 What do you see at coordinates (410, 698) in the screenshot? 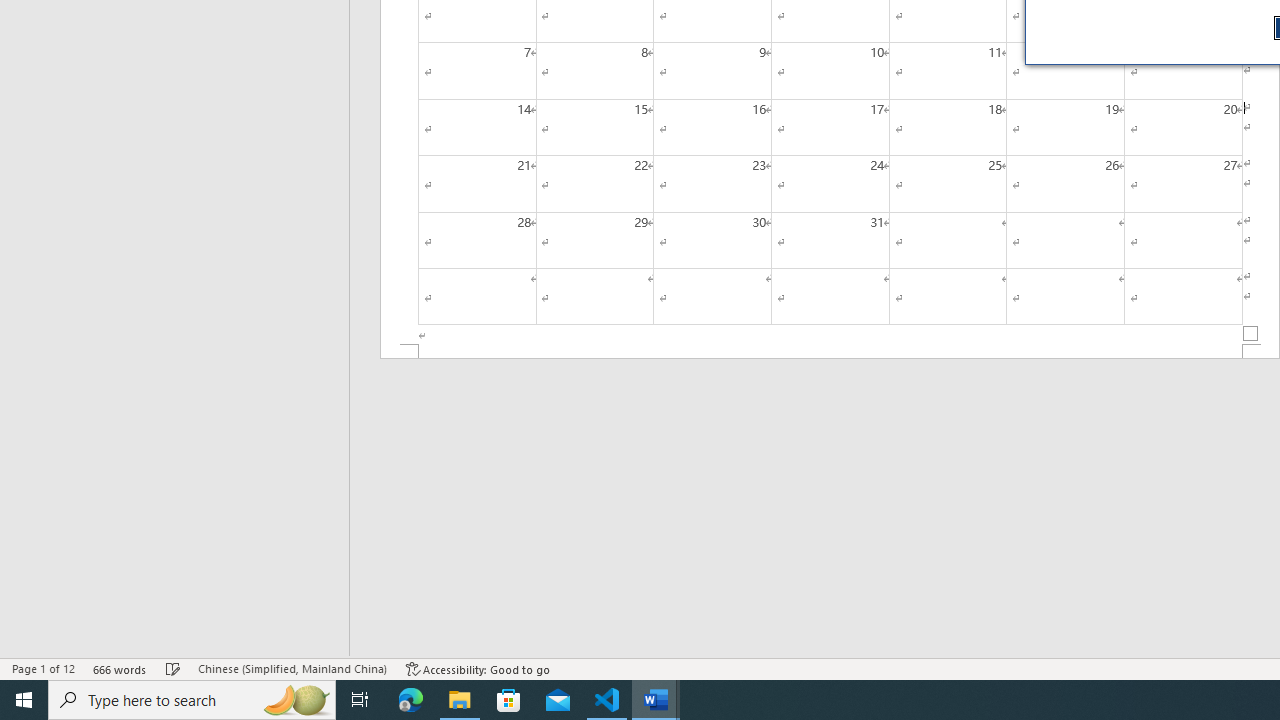
I see `'Microsoft Edge'` at bounding box center [410, 698].